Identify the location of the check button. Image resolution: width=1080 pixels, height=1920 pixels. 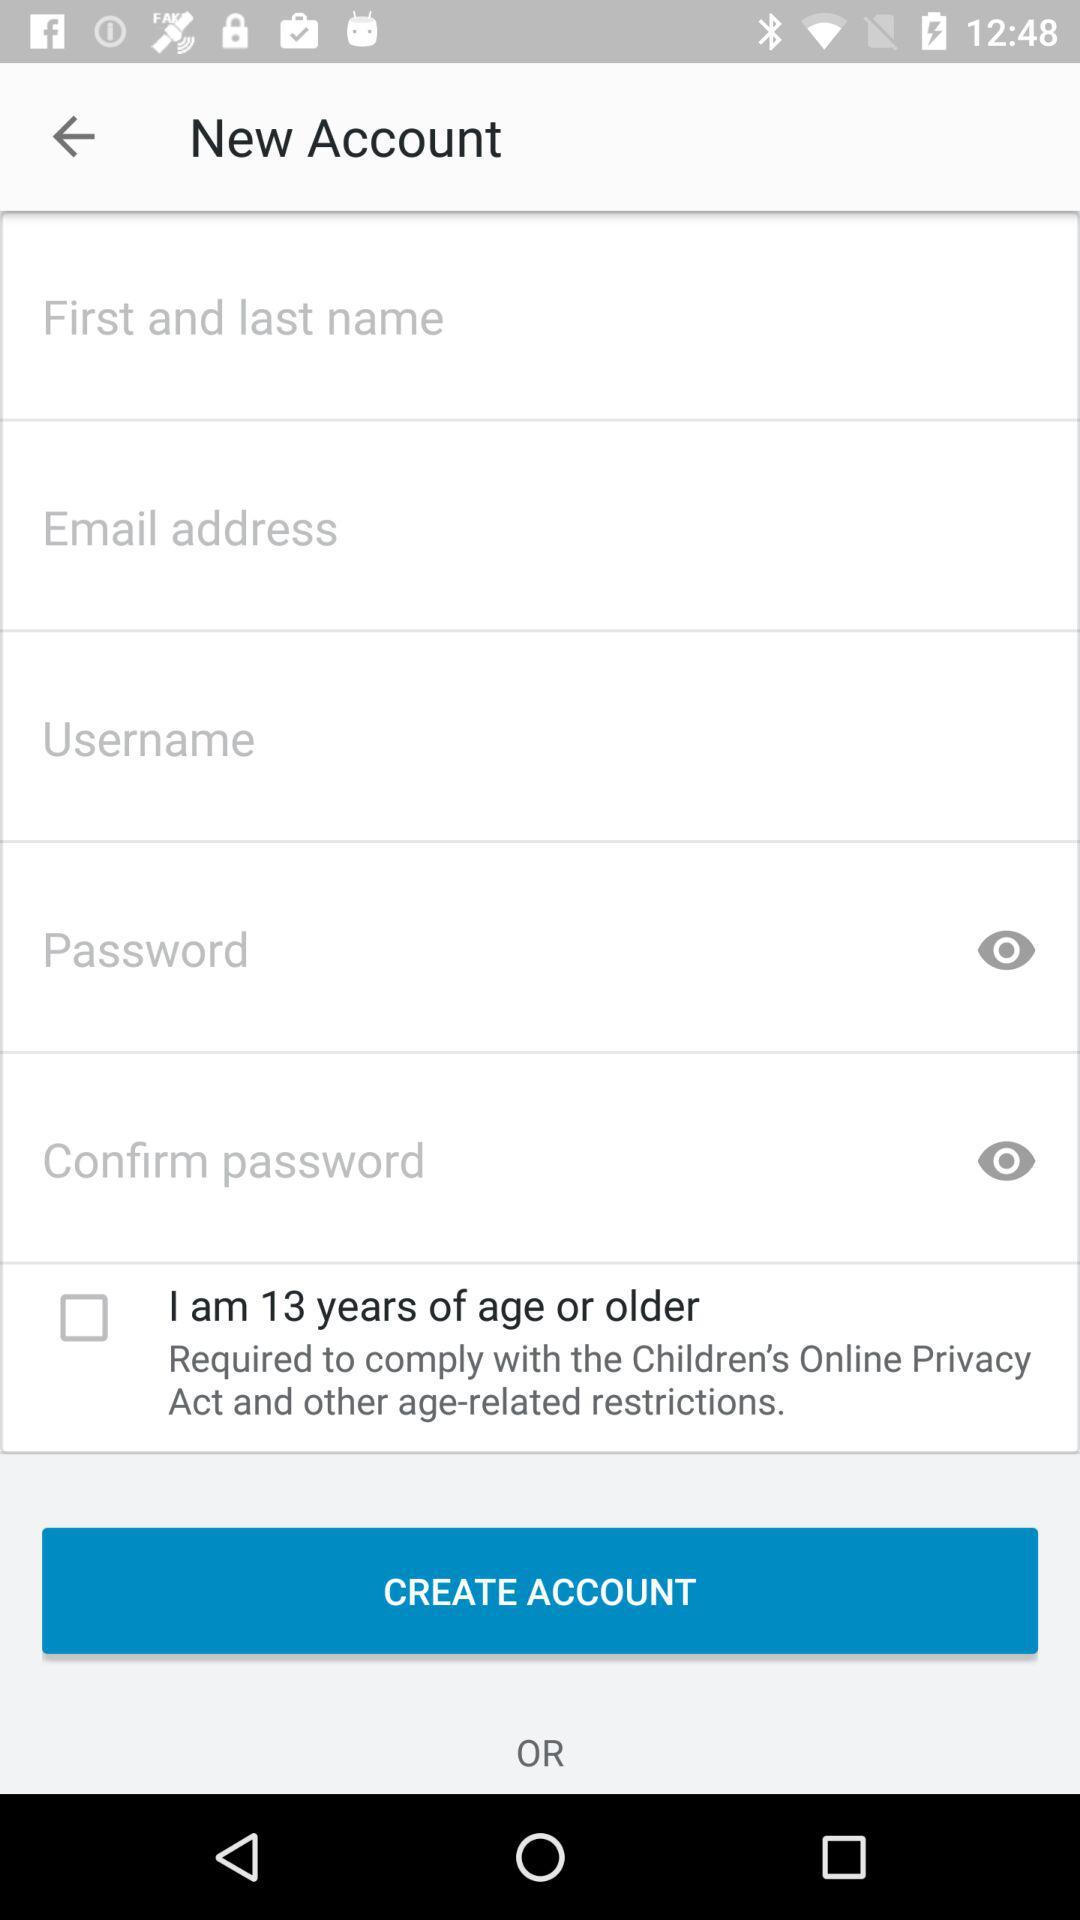
(83, 1318).